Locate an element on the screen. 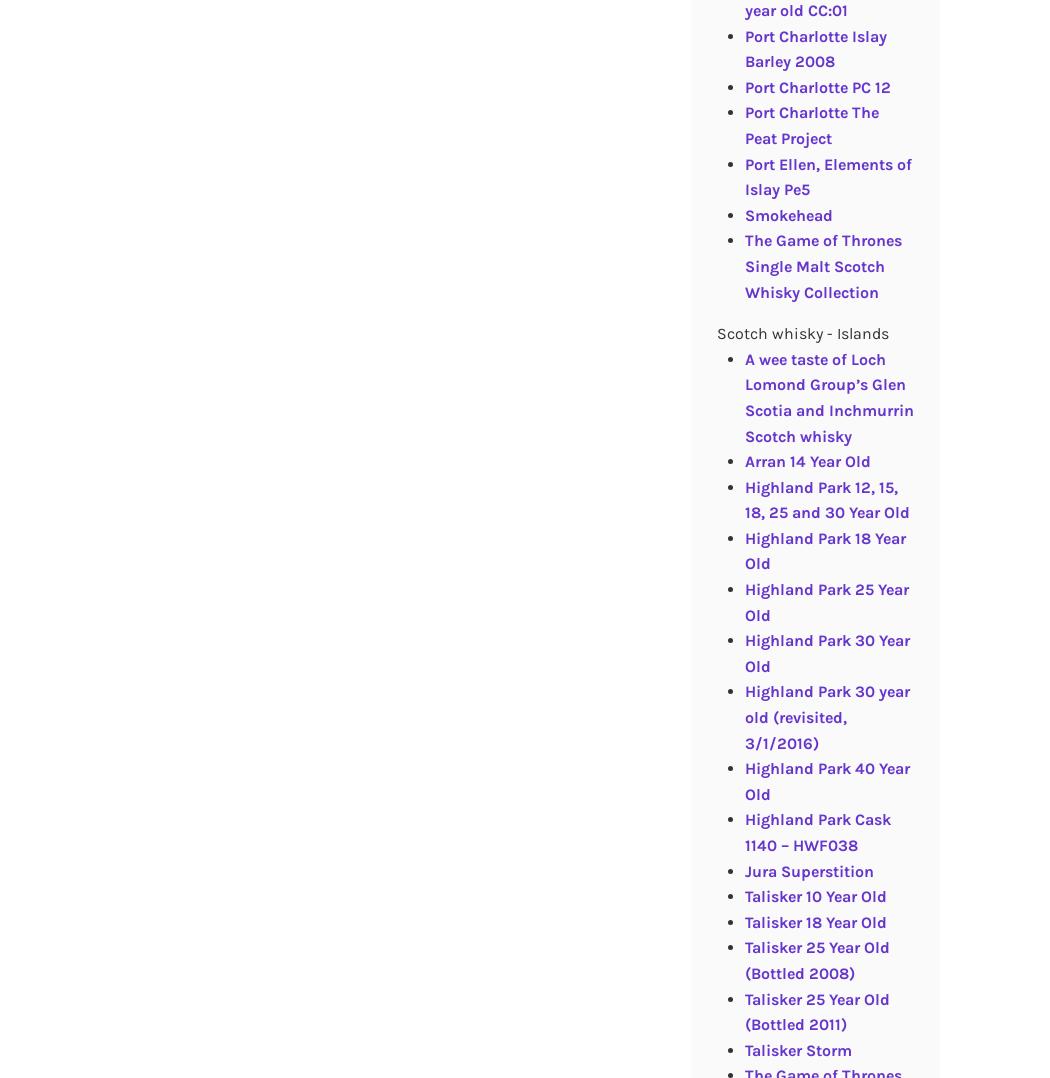 This screenshot has width=1050, height=1078. 'Talisker 25 Year Old (Bottled 2008)' is located at coordinates (815, 958).